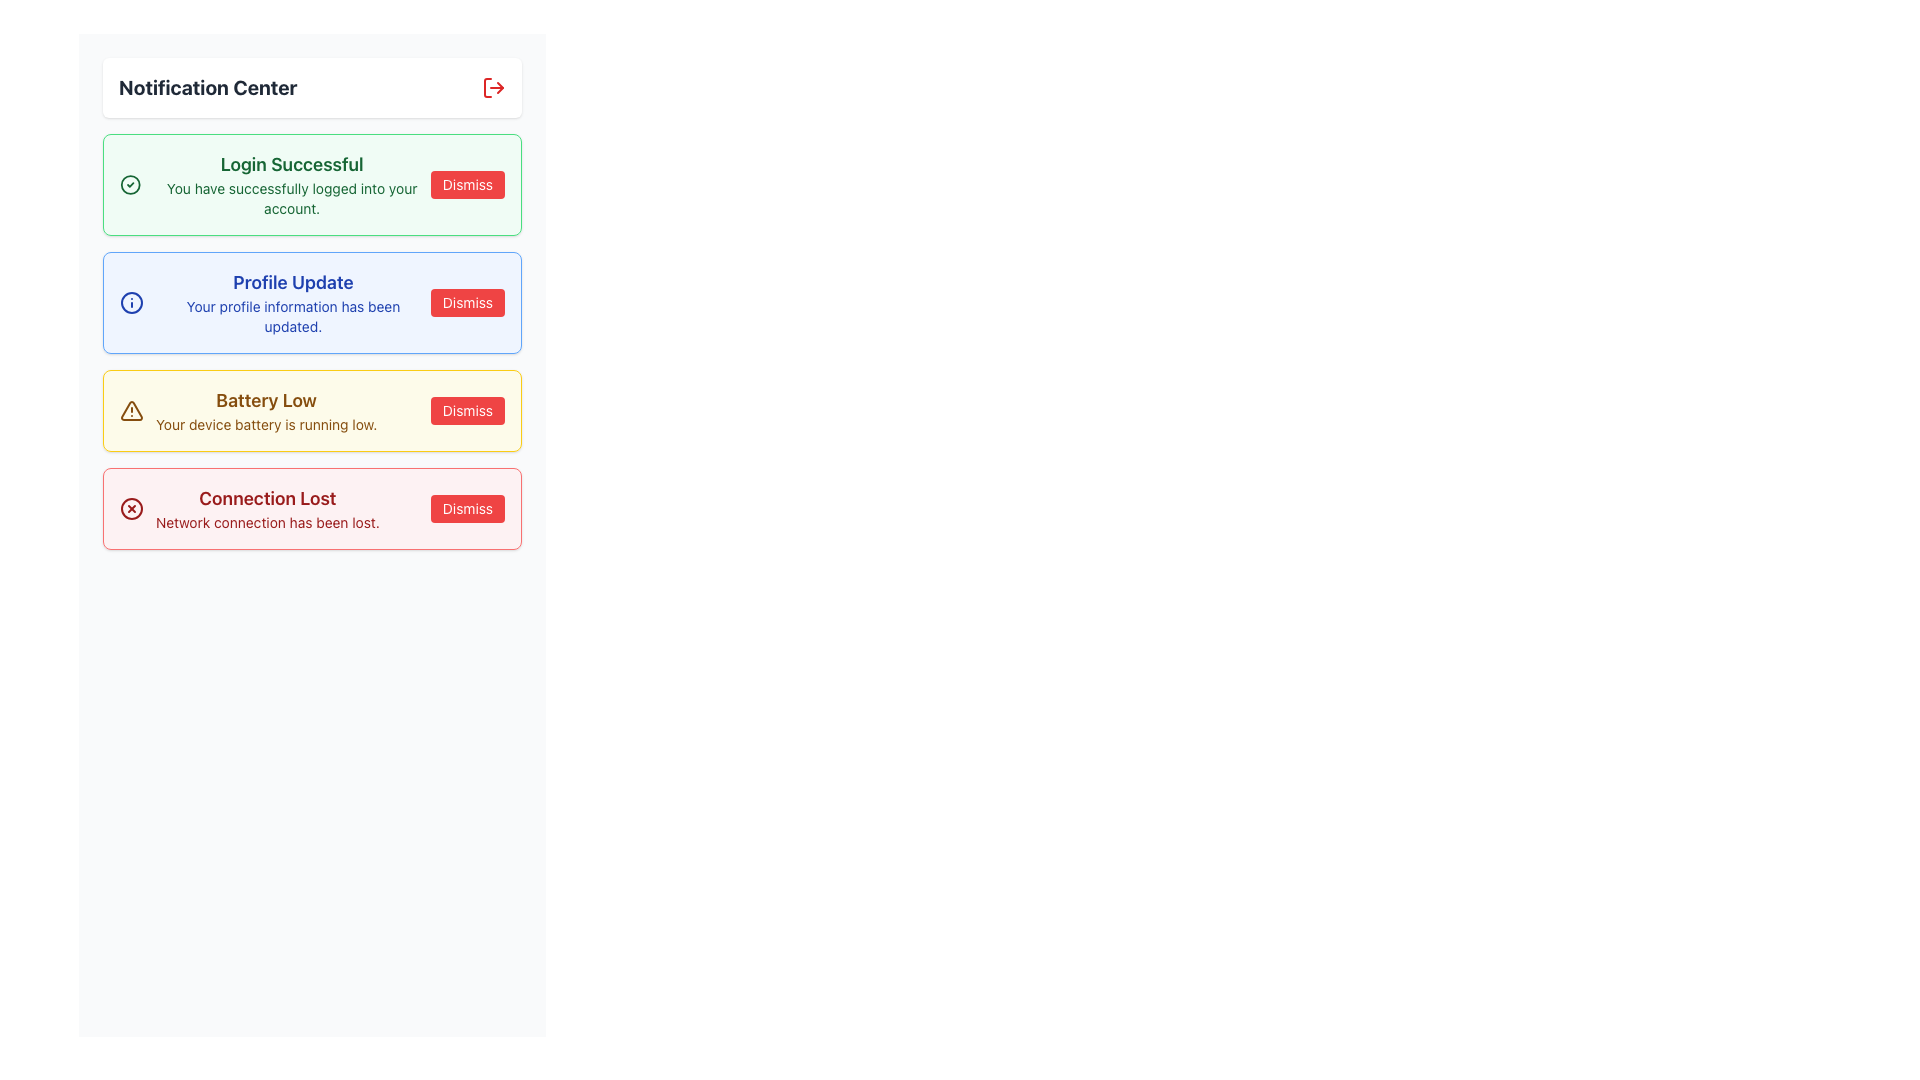  I want to click on the text label stating 'Your profile information has been updated.' located within the 'Profile Update' notification box, so click(292, 315).